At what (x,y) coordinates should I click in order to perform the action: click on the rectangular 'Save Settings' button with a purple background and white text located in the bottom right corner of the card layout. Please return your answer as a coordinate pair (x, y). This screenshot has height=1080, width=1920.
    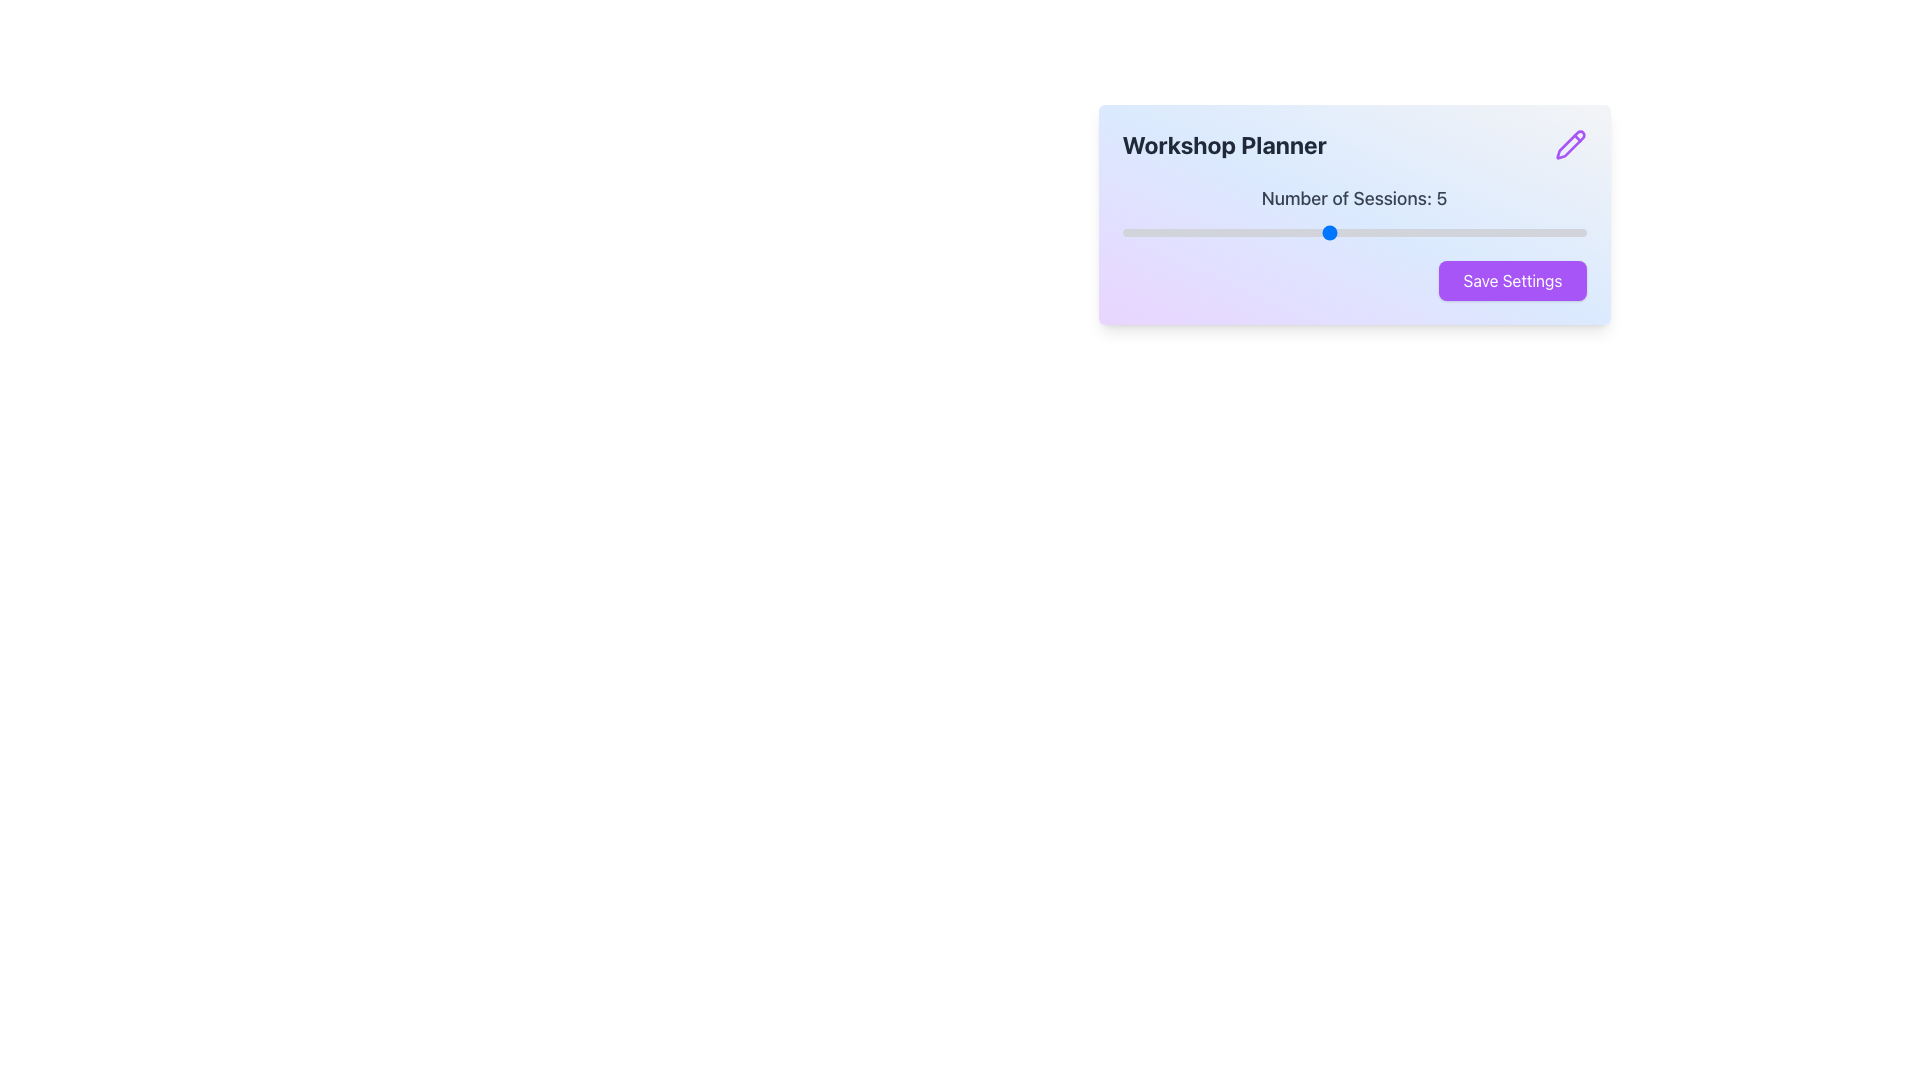
    Looking at the image, I should click on (1512, 281).